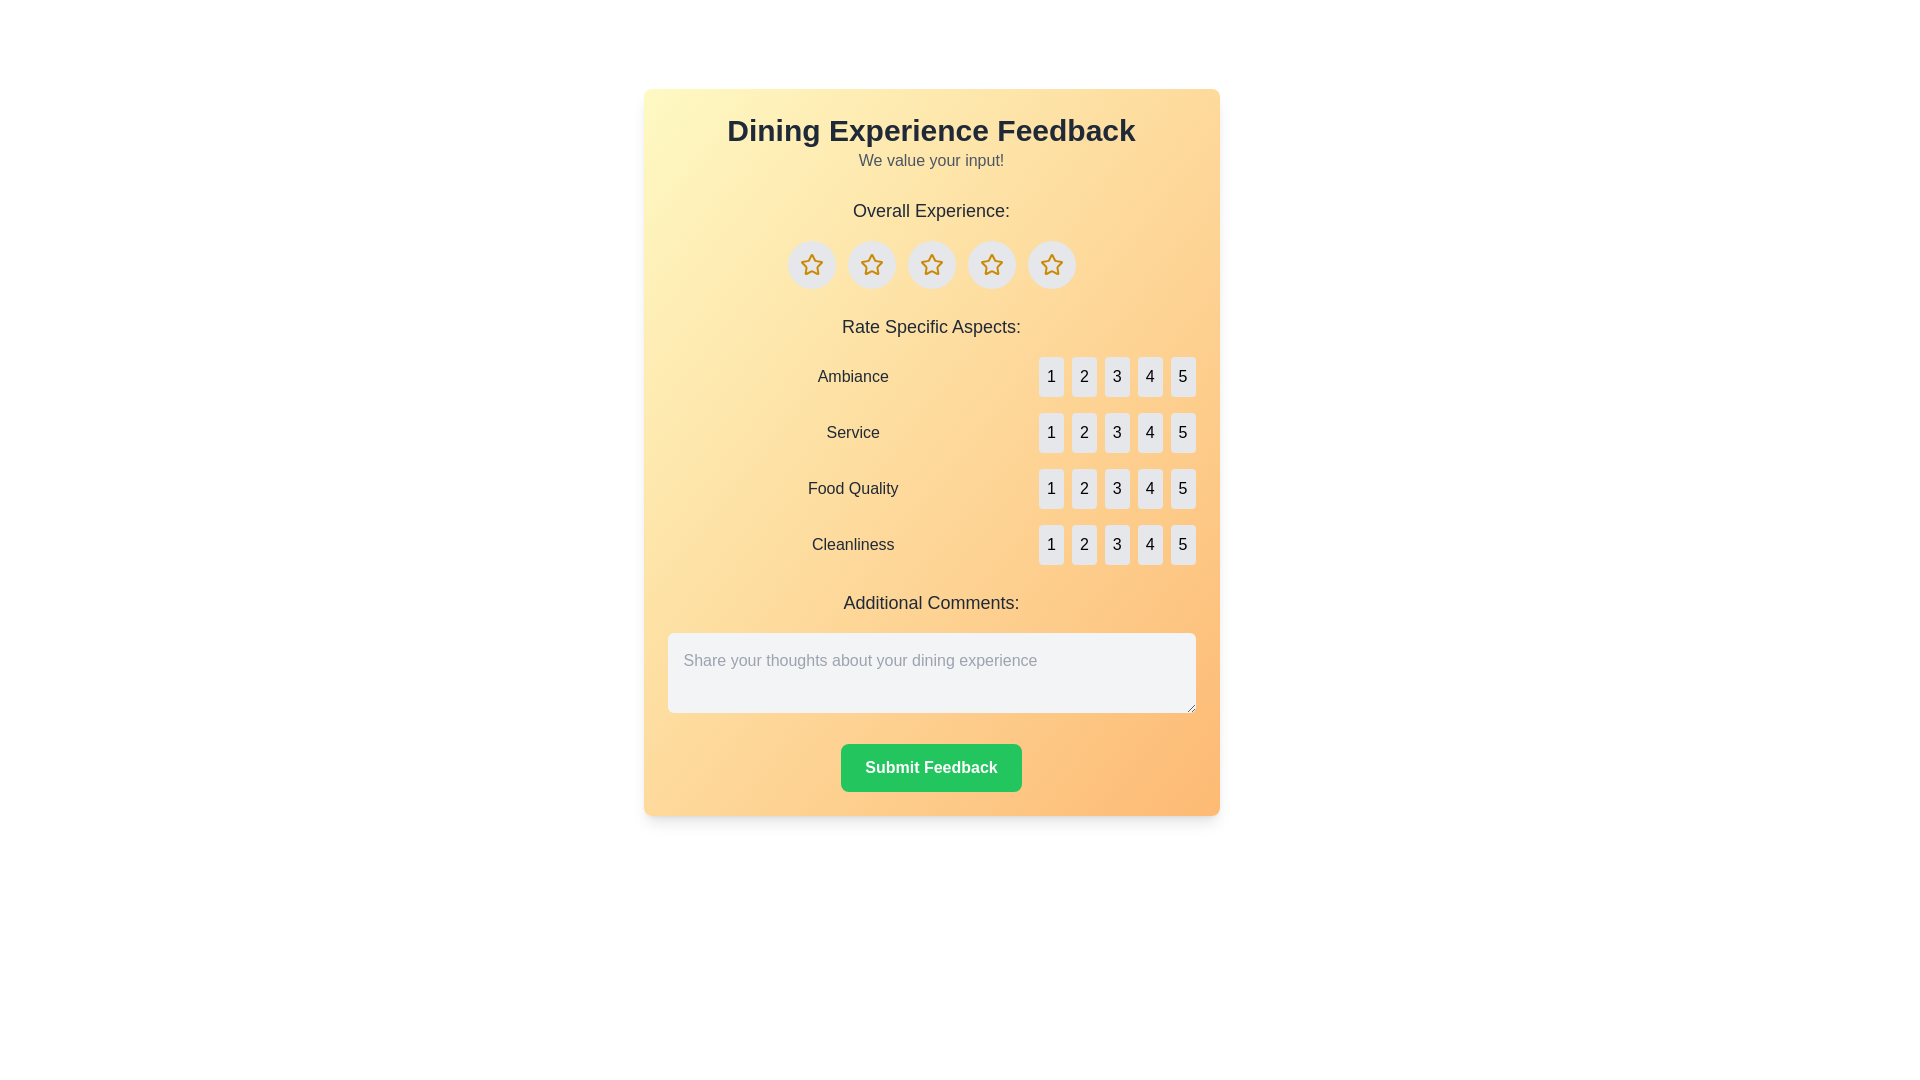  What do you see at coordinates (1183, 489) in the screenshot?
I see `the rectangular button displaying '5', which has a gray background and changes to yellow when hovered` at bounding box center [1183, 489].